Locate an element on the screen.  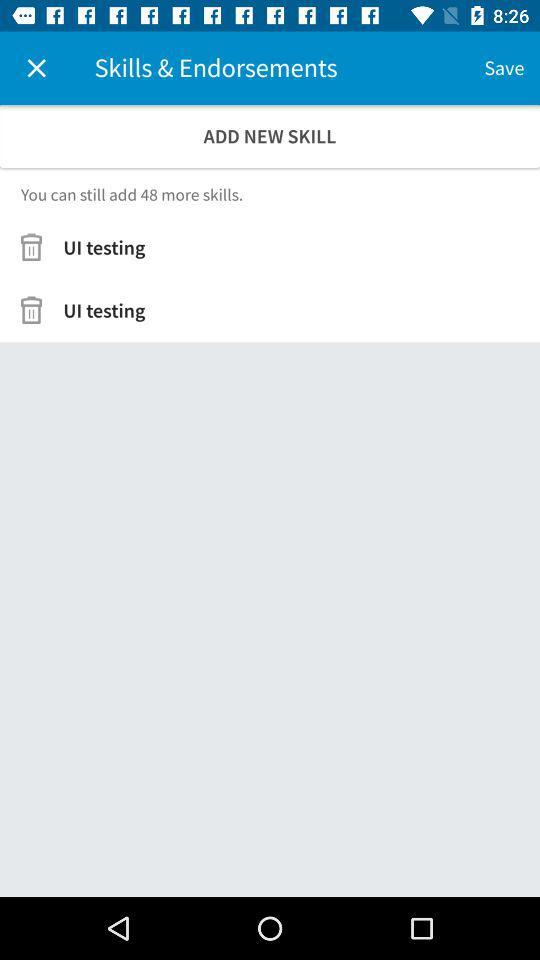
icon above the add new skill icon is located at coordinates (36, 68).